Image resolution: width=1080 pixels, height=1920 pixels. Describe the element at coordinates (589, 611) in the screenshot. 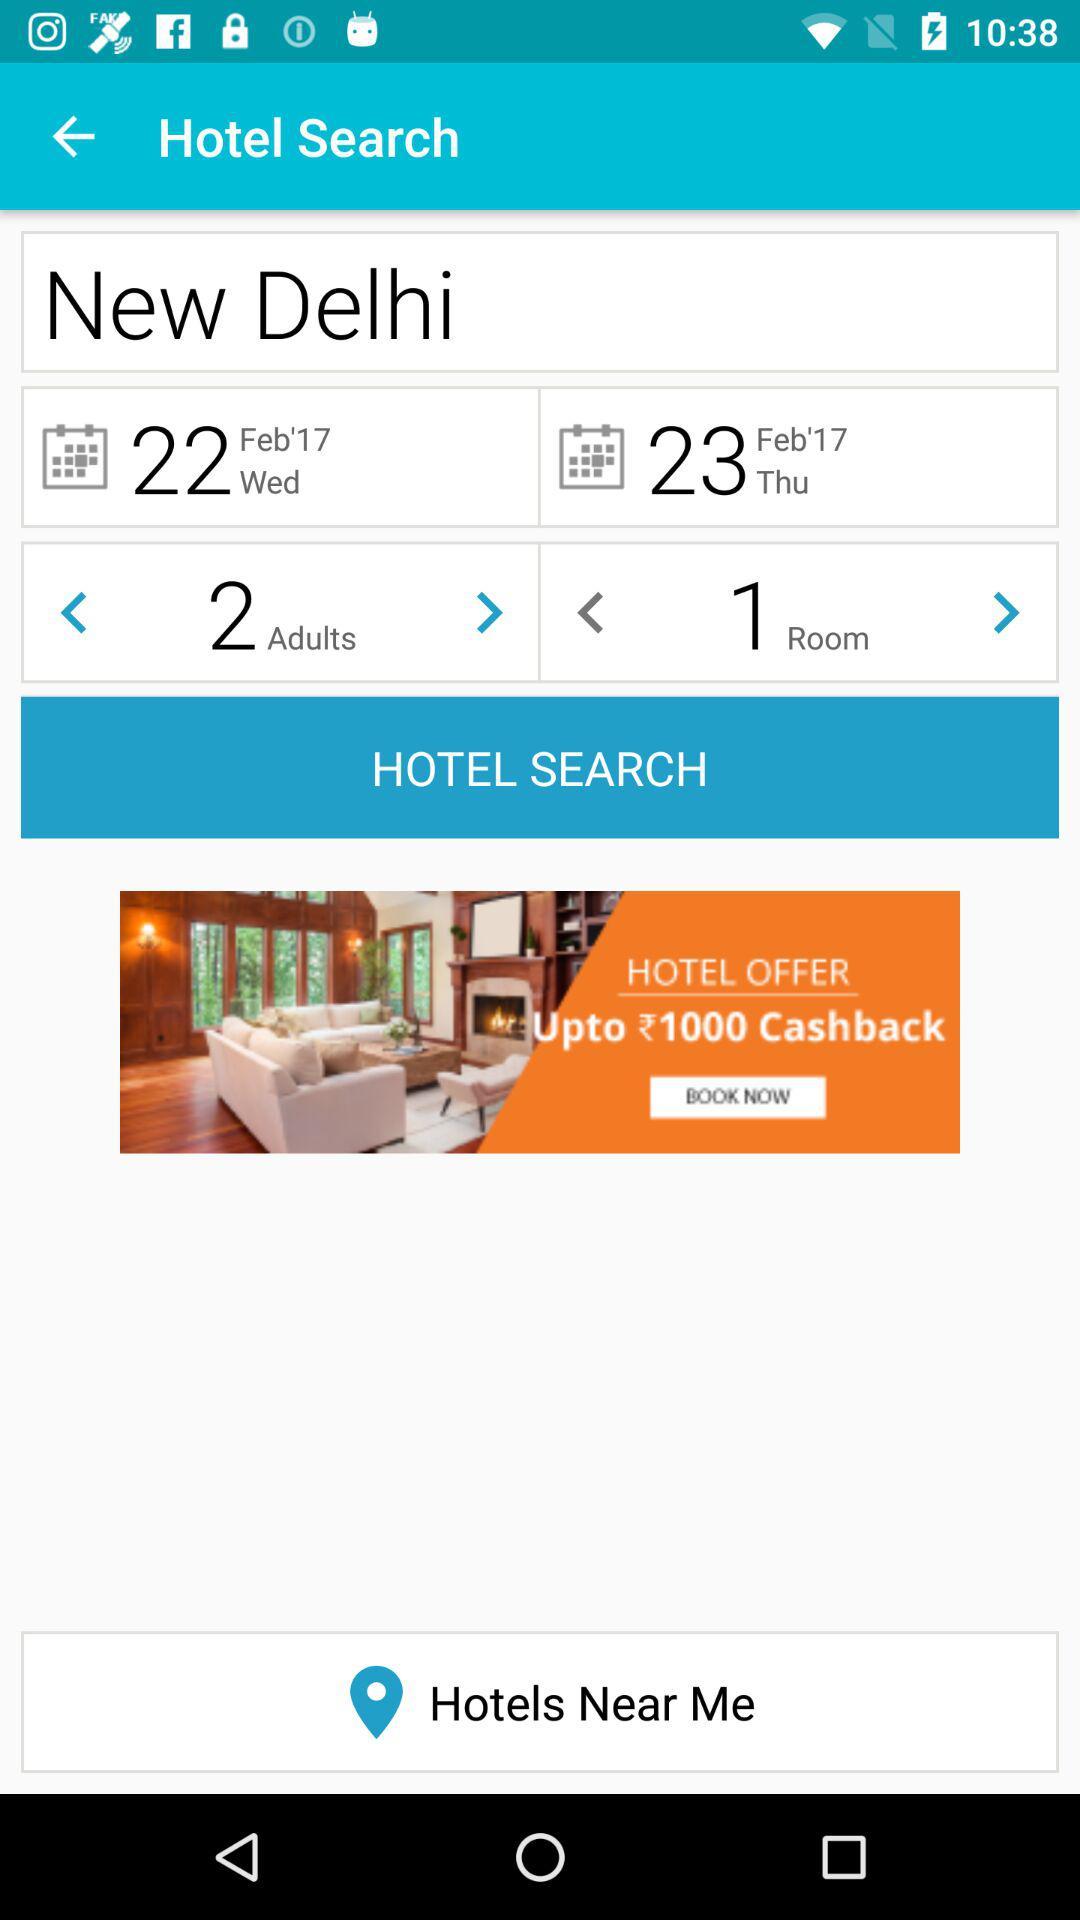

I see `the arrow_backward icon` at that location.